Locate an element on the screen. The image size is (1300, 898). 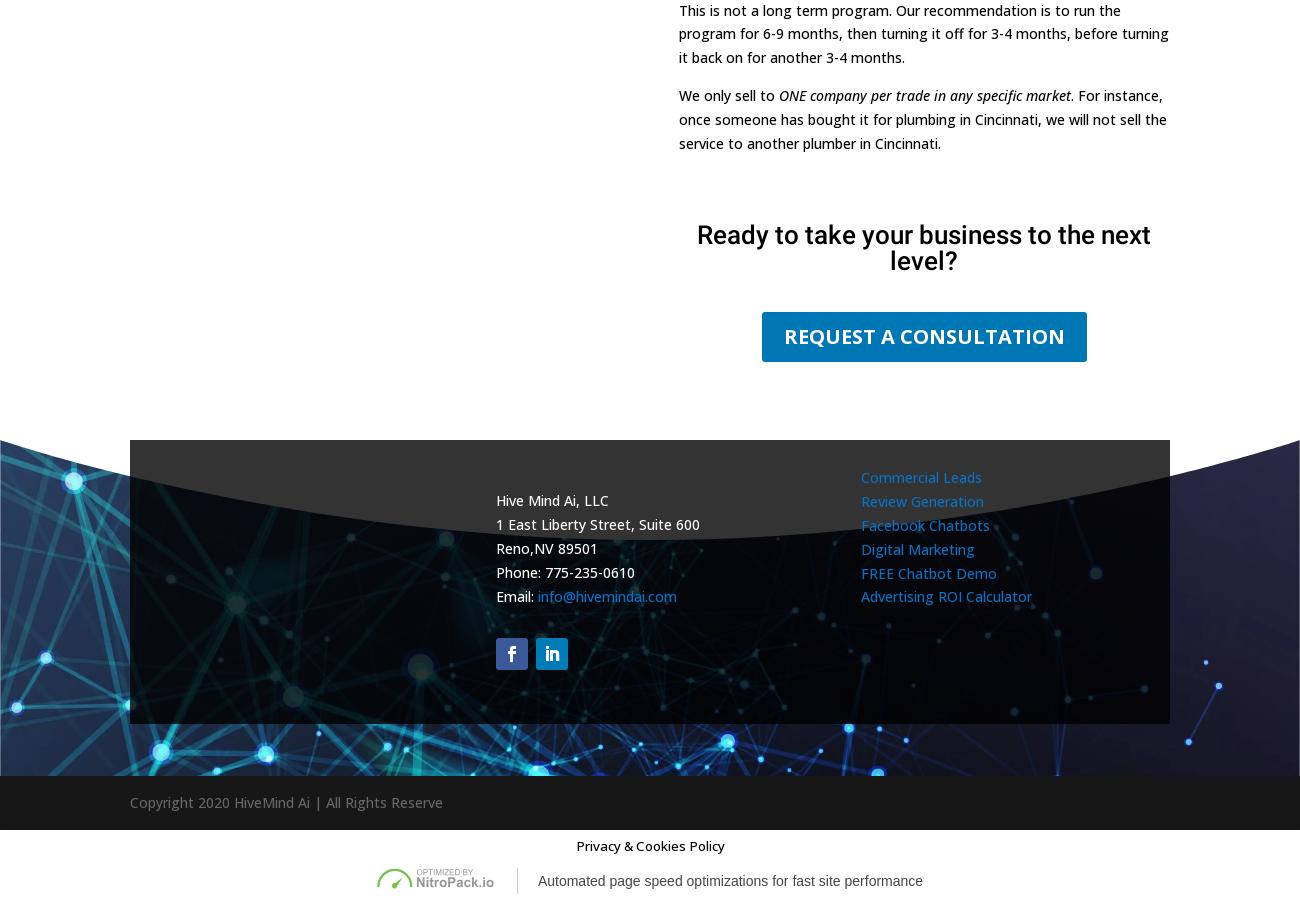
'Reno' is located at coordinates (495, 546).